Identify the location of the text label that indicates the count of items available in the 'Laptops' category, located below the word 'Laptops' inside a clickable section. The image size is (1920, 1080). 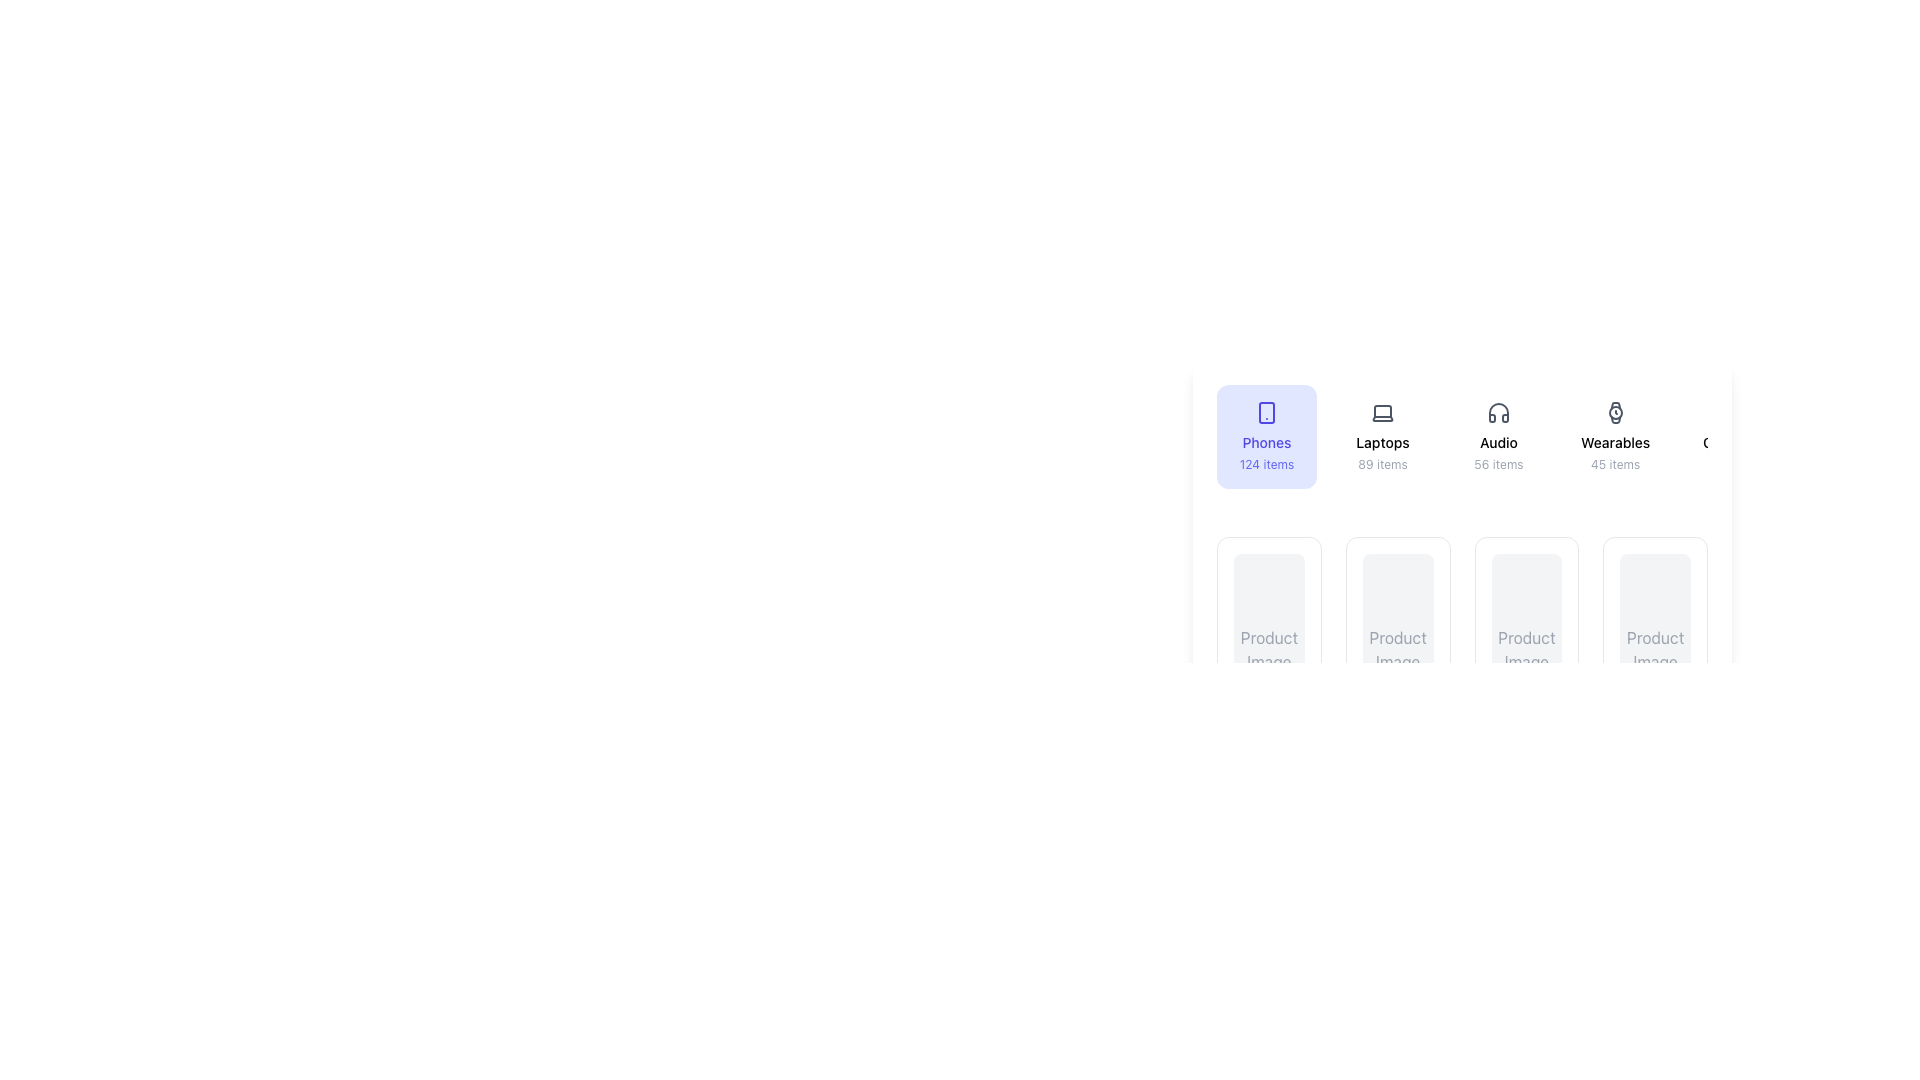
(1381, 465).